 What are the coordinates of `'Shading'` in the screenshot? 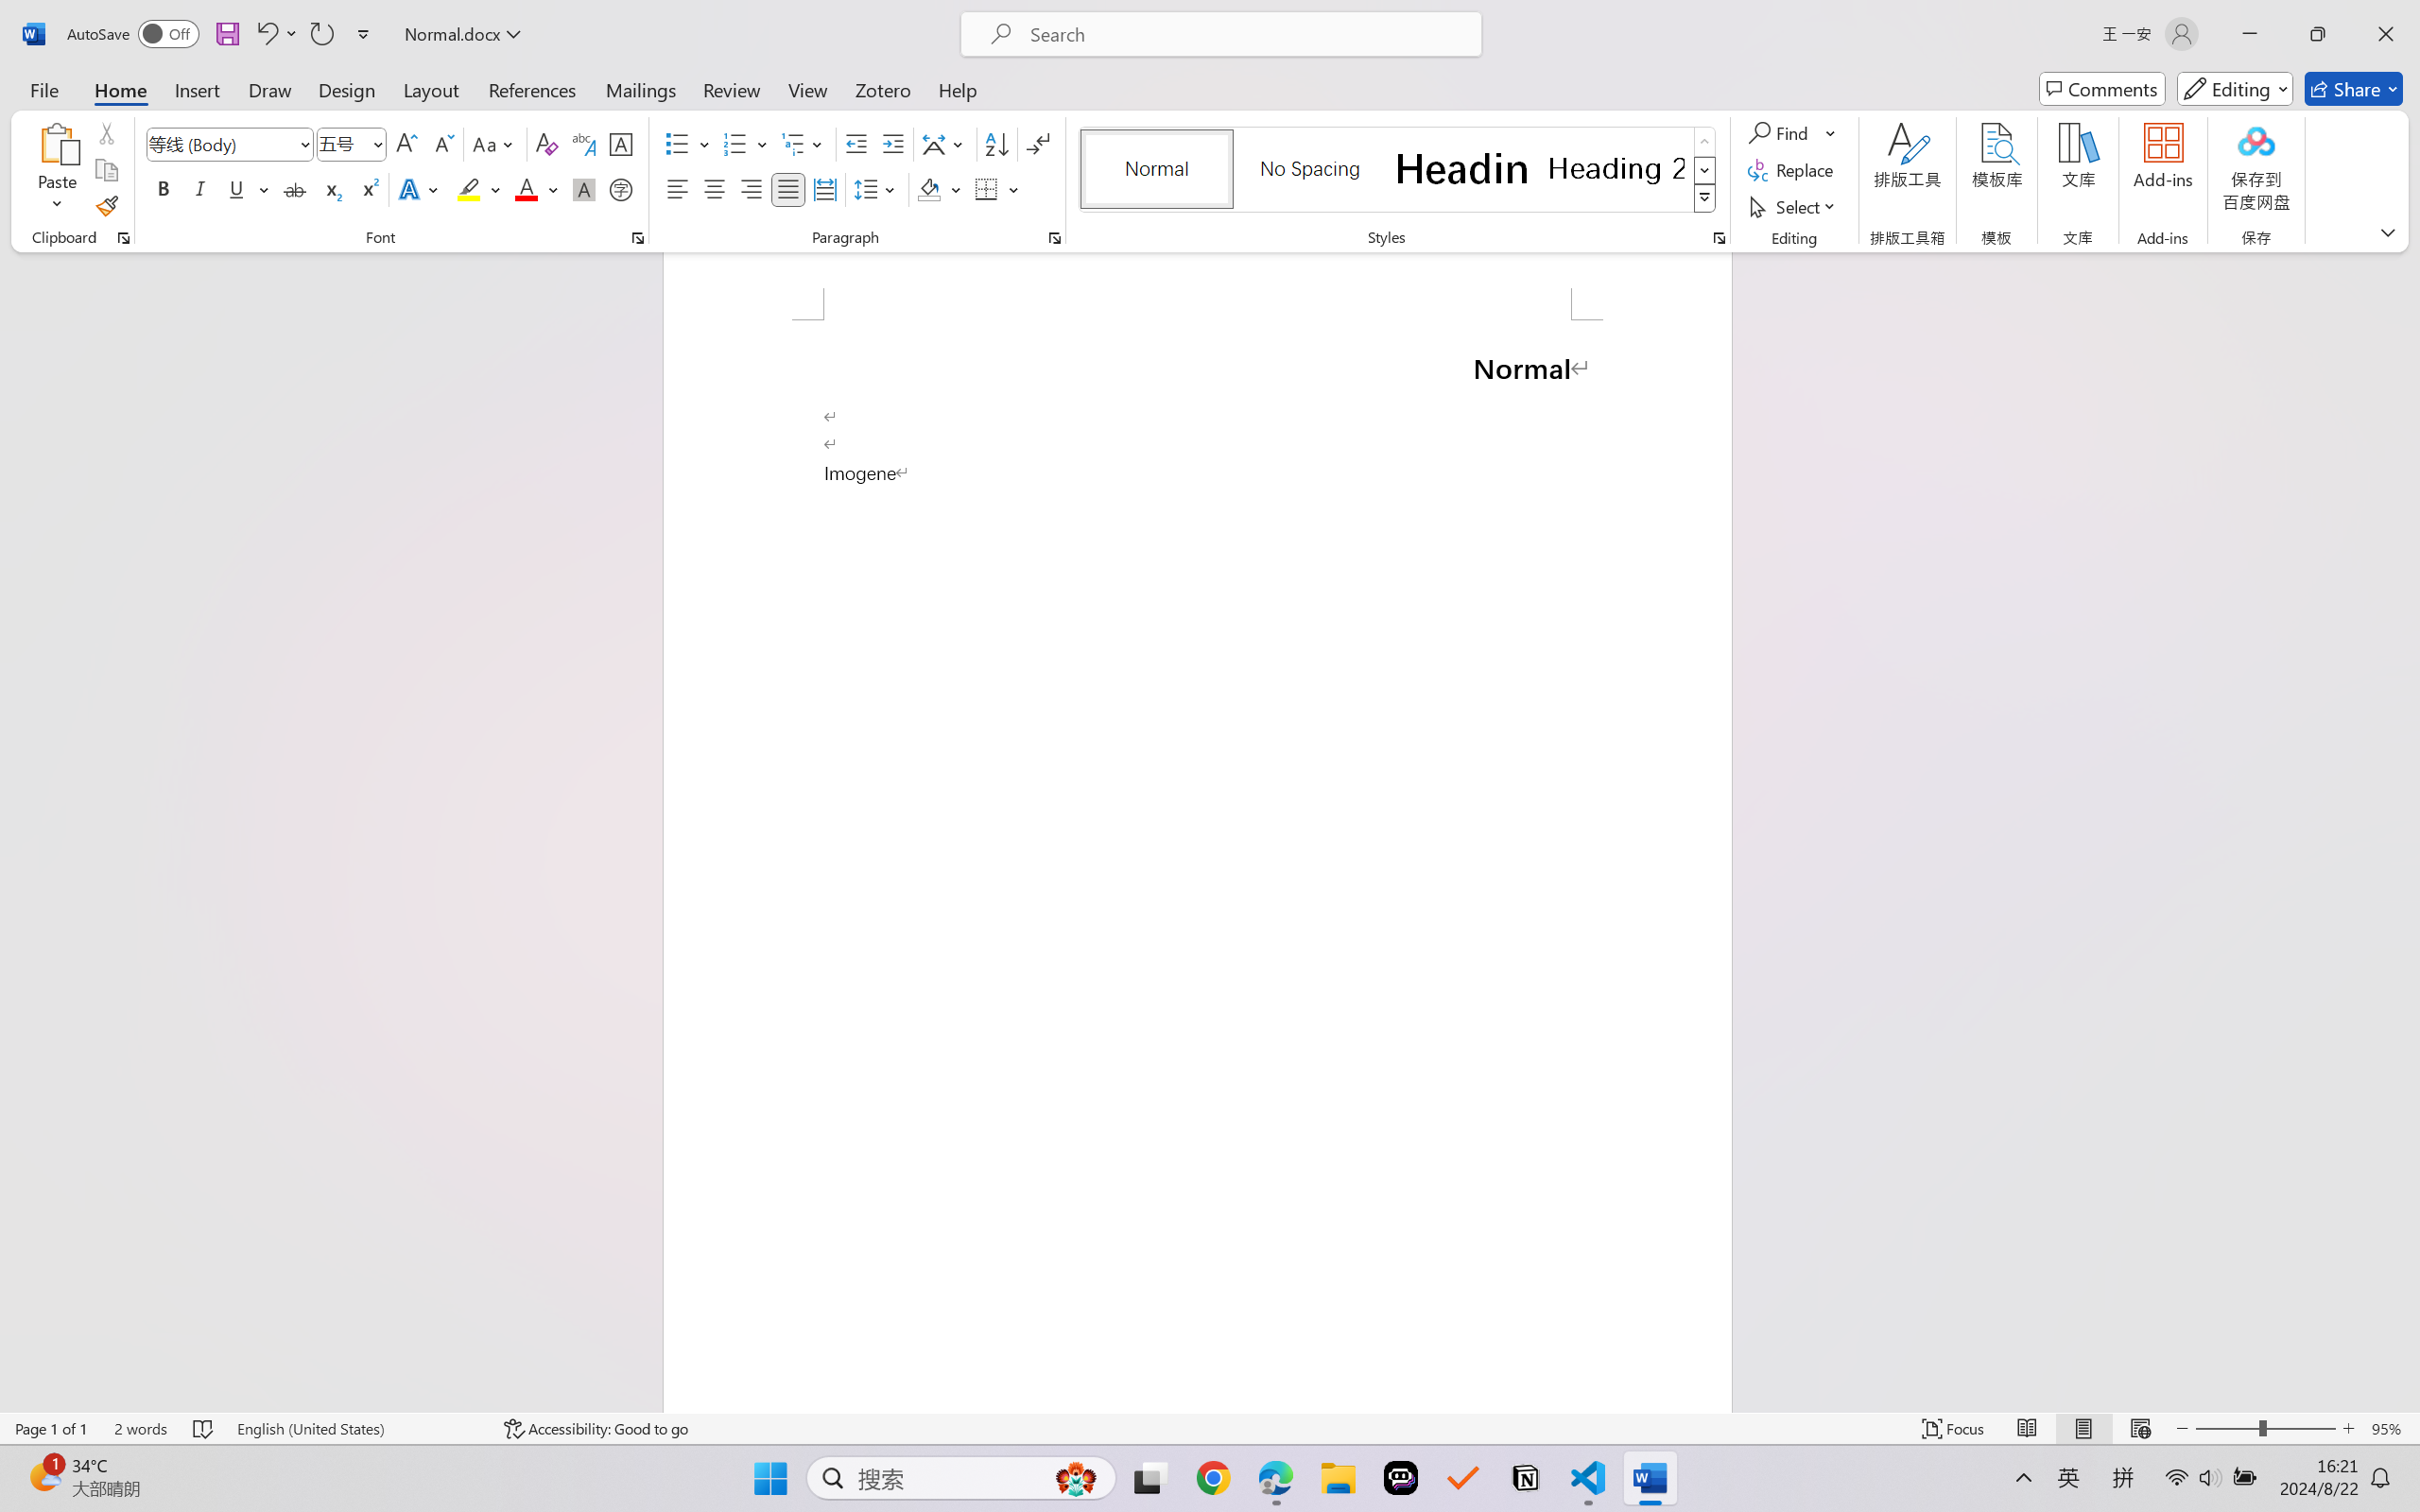 It's located at (939, 188).